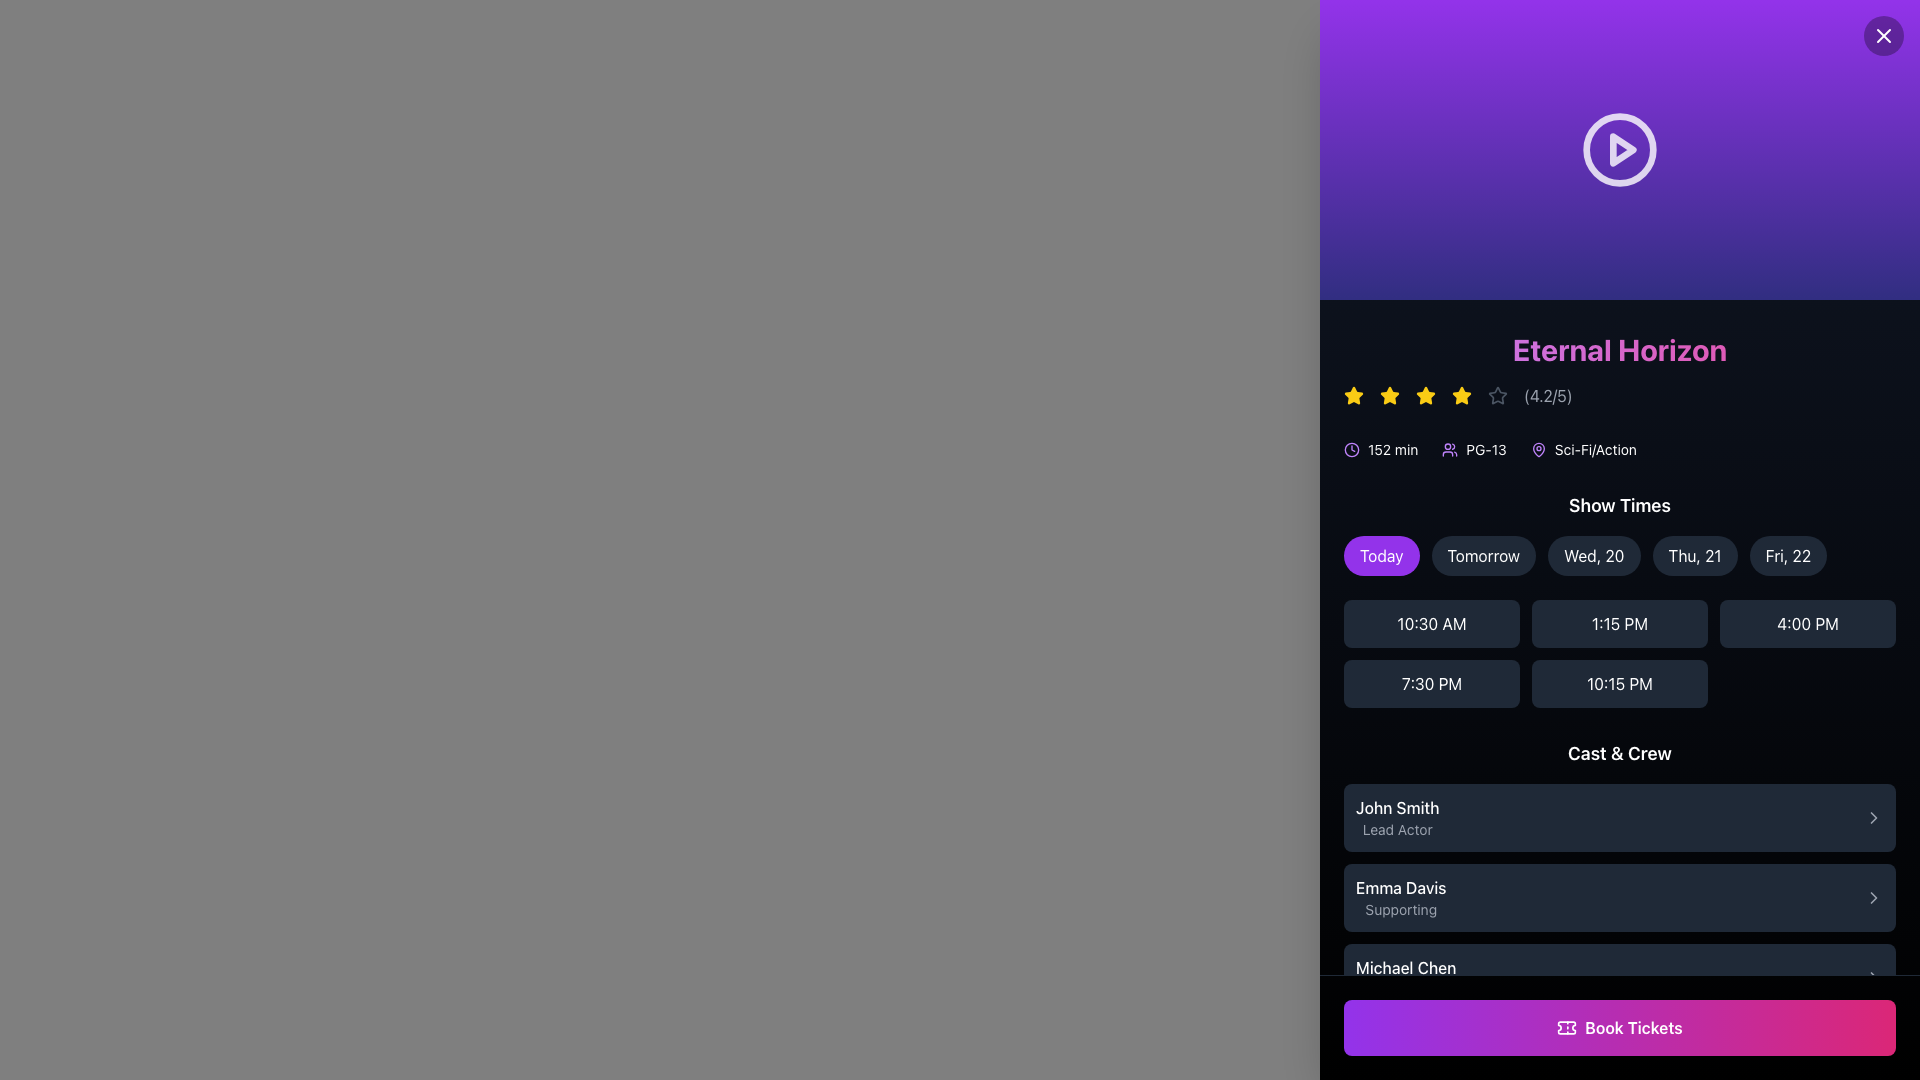  What do you see at coordinates (1882, 35) in the screenshot?
I see `the close button located in the top-right corner of the purple gradient background` at bounding box center [1882, 35].